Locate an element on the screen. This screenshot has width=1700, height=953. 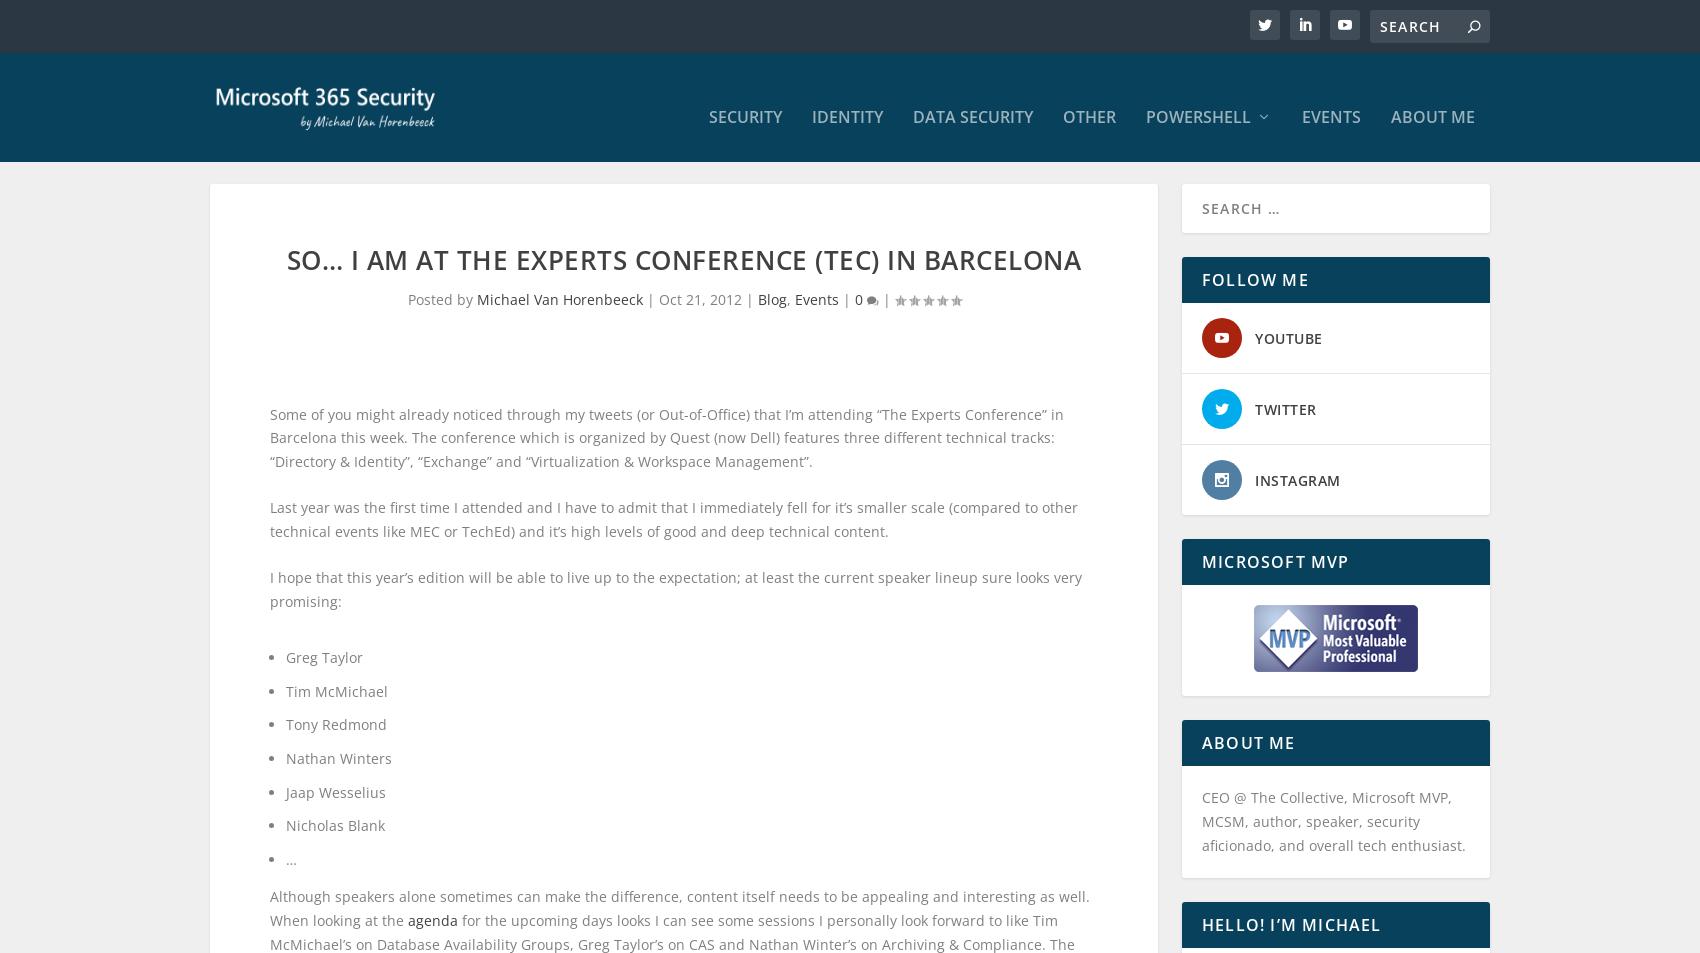
'Follow Me' is located at coordinates (1253, 297).